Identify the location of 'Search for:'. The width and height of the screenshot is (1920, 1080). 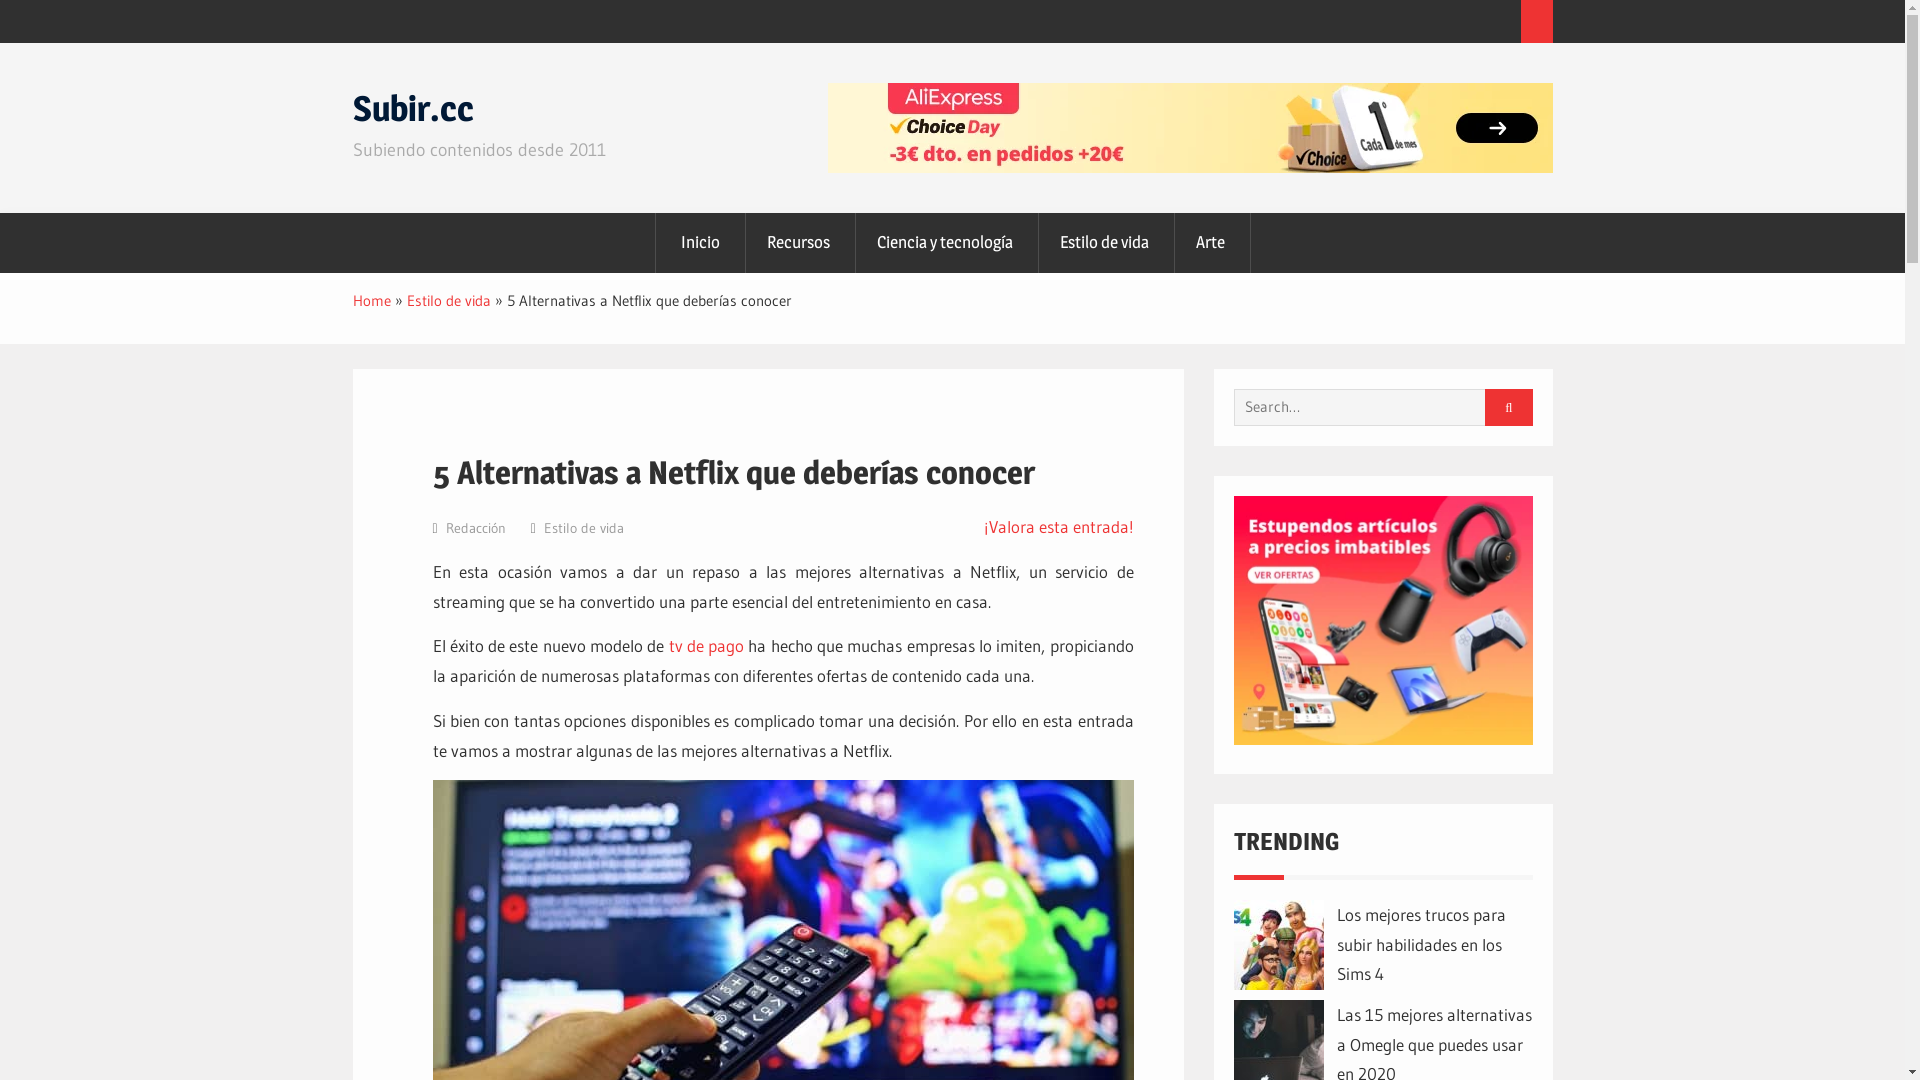
(1375, 406).